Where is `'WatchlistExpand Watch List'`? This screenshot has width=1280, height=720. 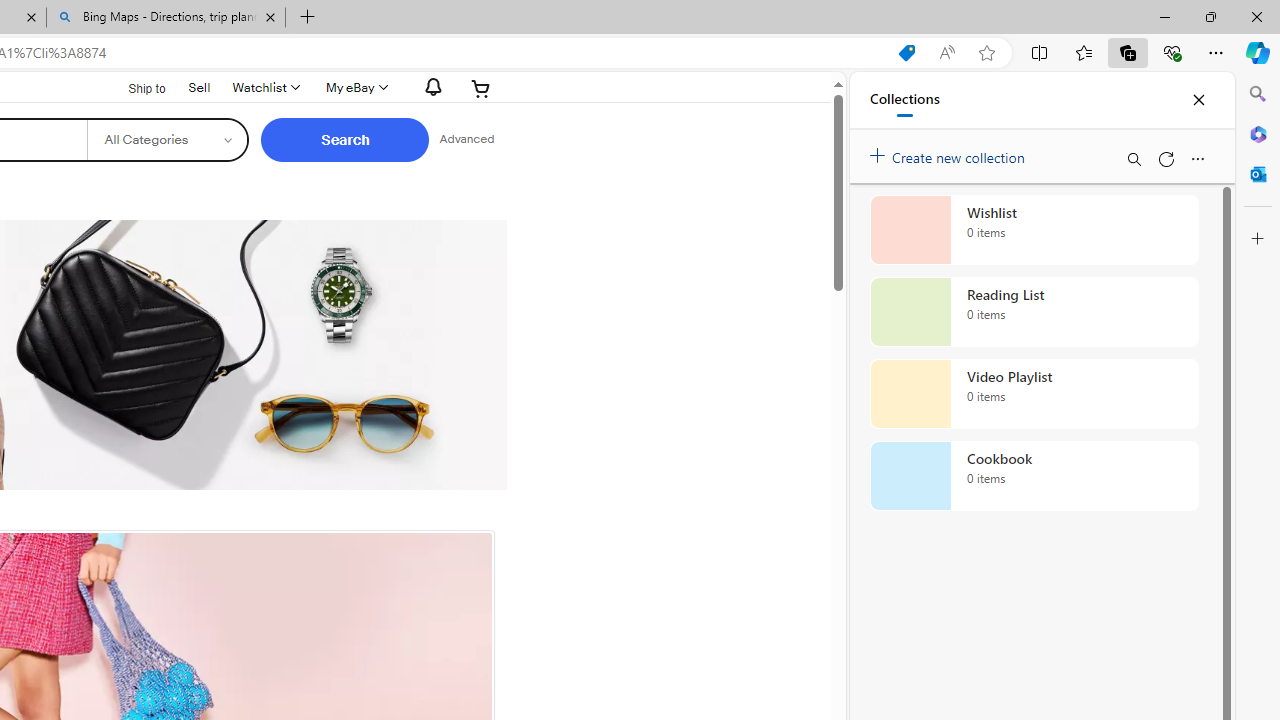 'WatchlistExpand Watch List' is located at coordinates (263, 87).